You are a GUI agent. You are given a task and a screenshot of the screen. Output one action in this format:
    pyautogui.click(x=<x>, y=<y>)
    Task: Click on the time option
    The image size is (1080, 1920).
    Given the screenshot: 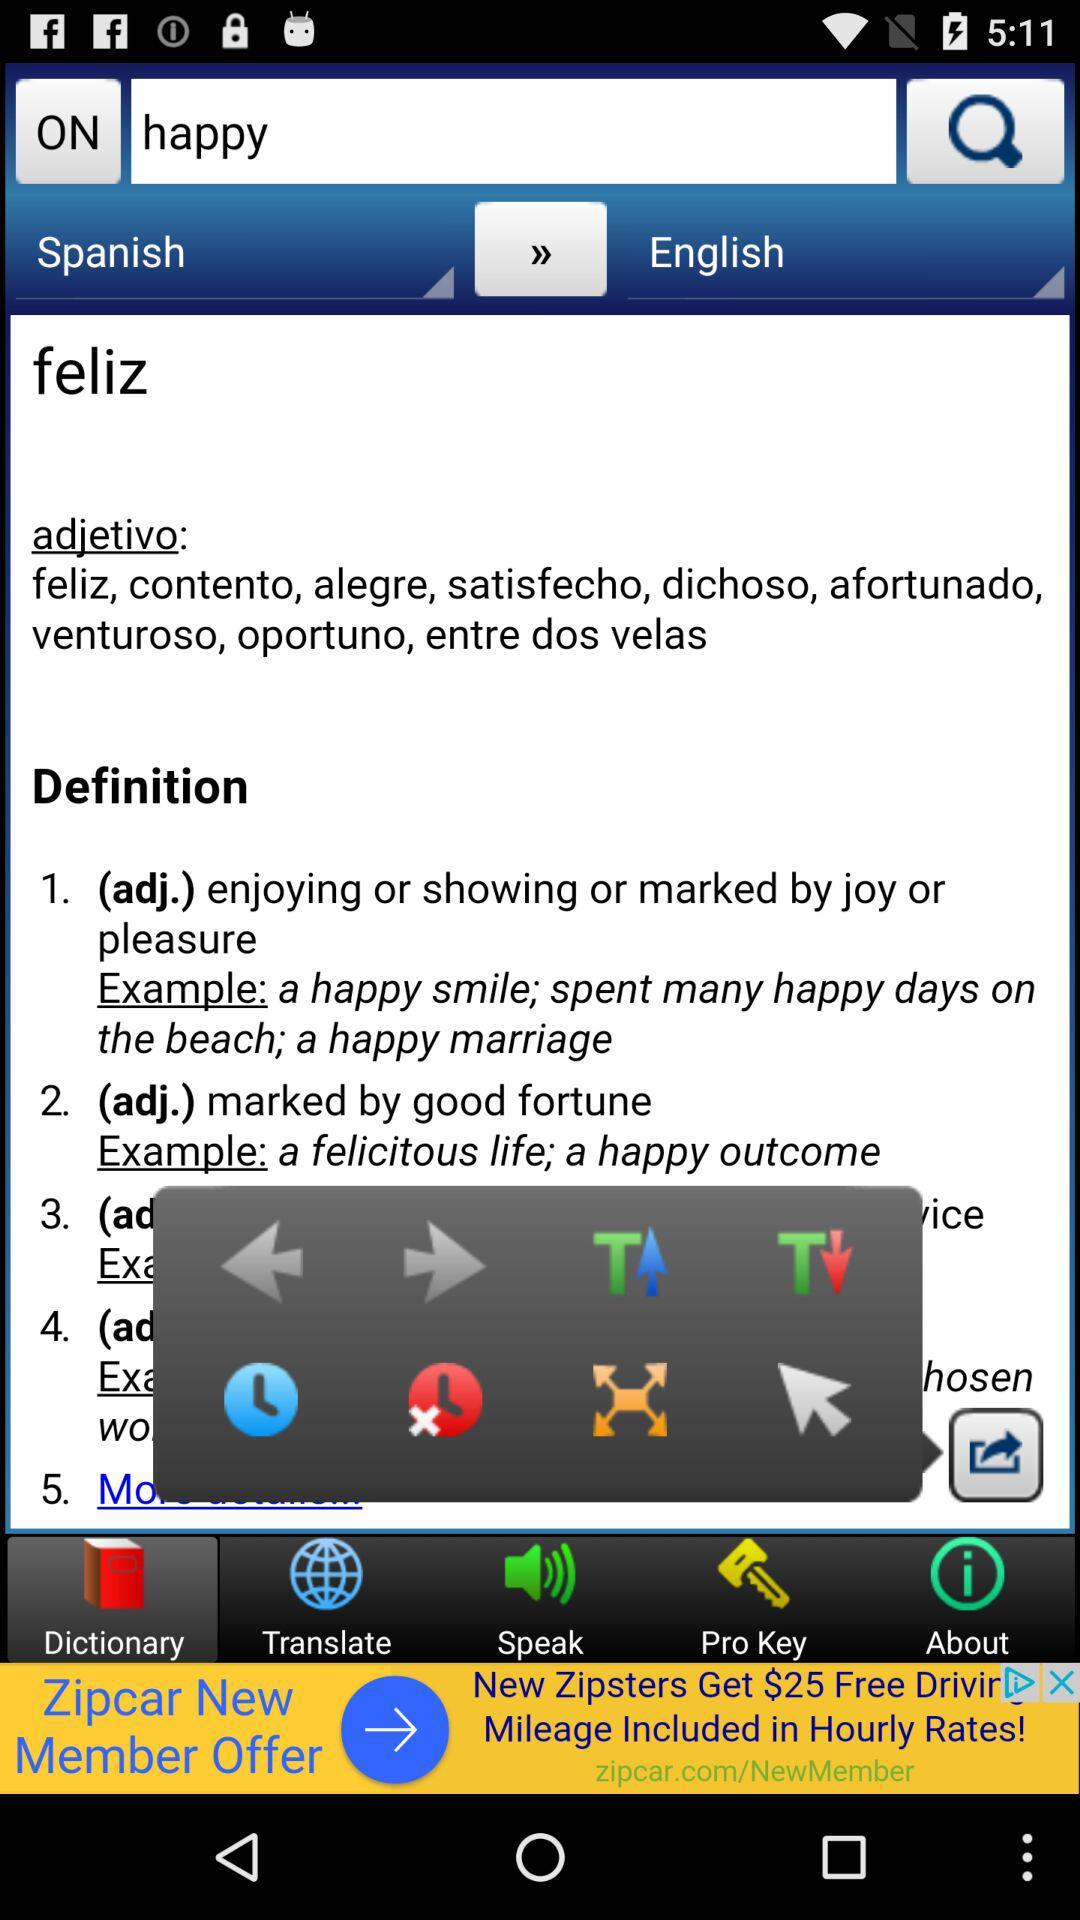 What is the action you would take?
    pyautogui.click(x=260, y=1414)
    